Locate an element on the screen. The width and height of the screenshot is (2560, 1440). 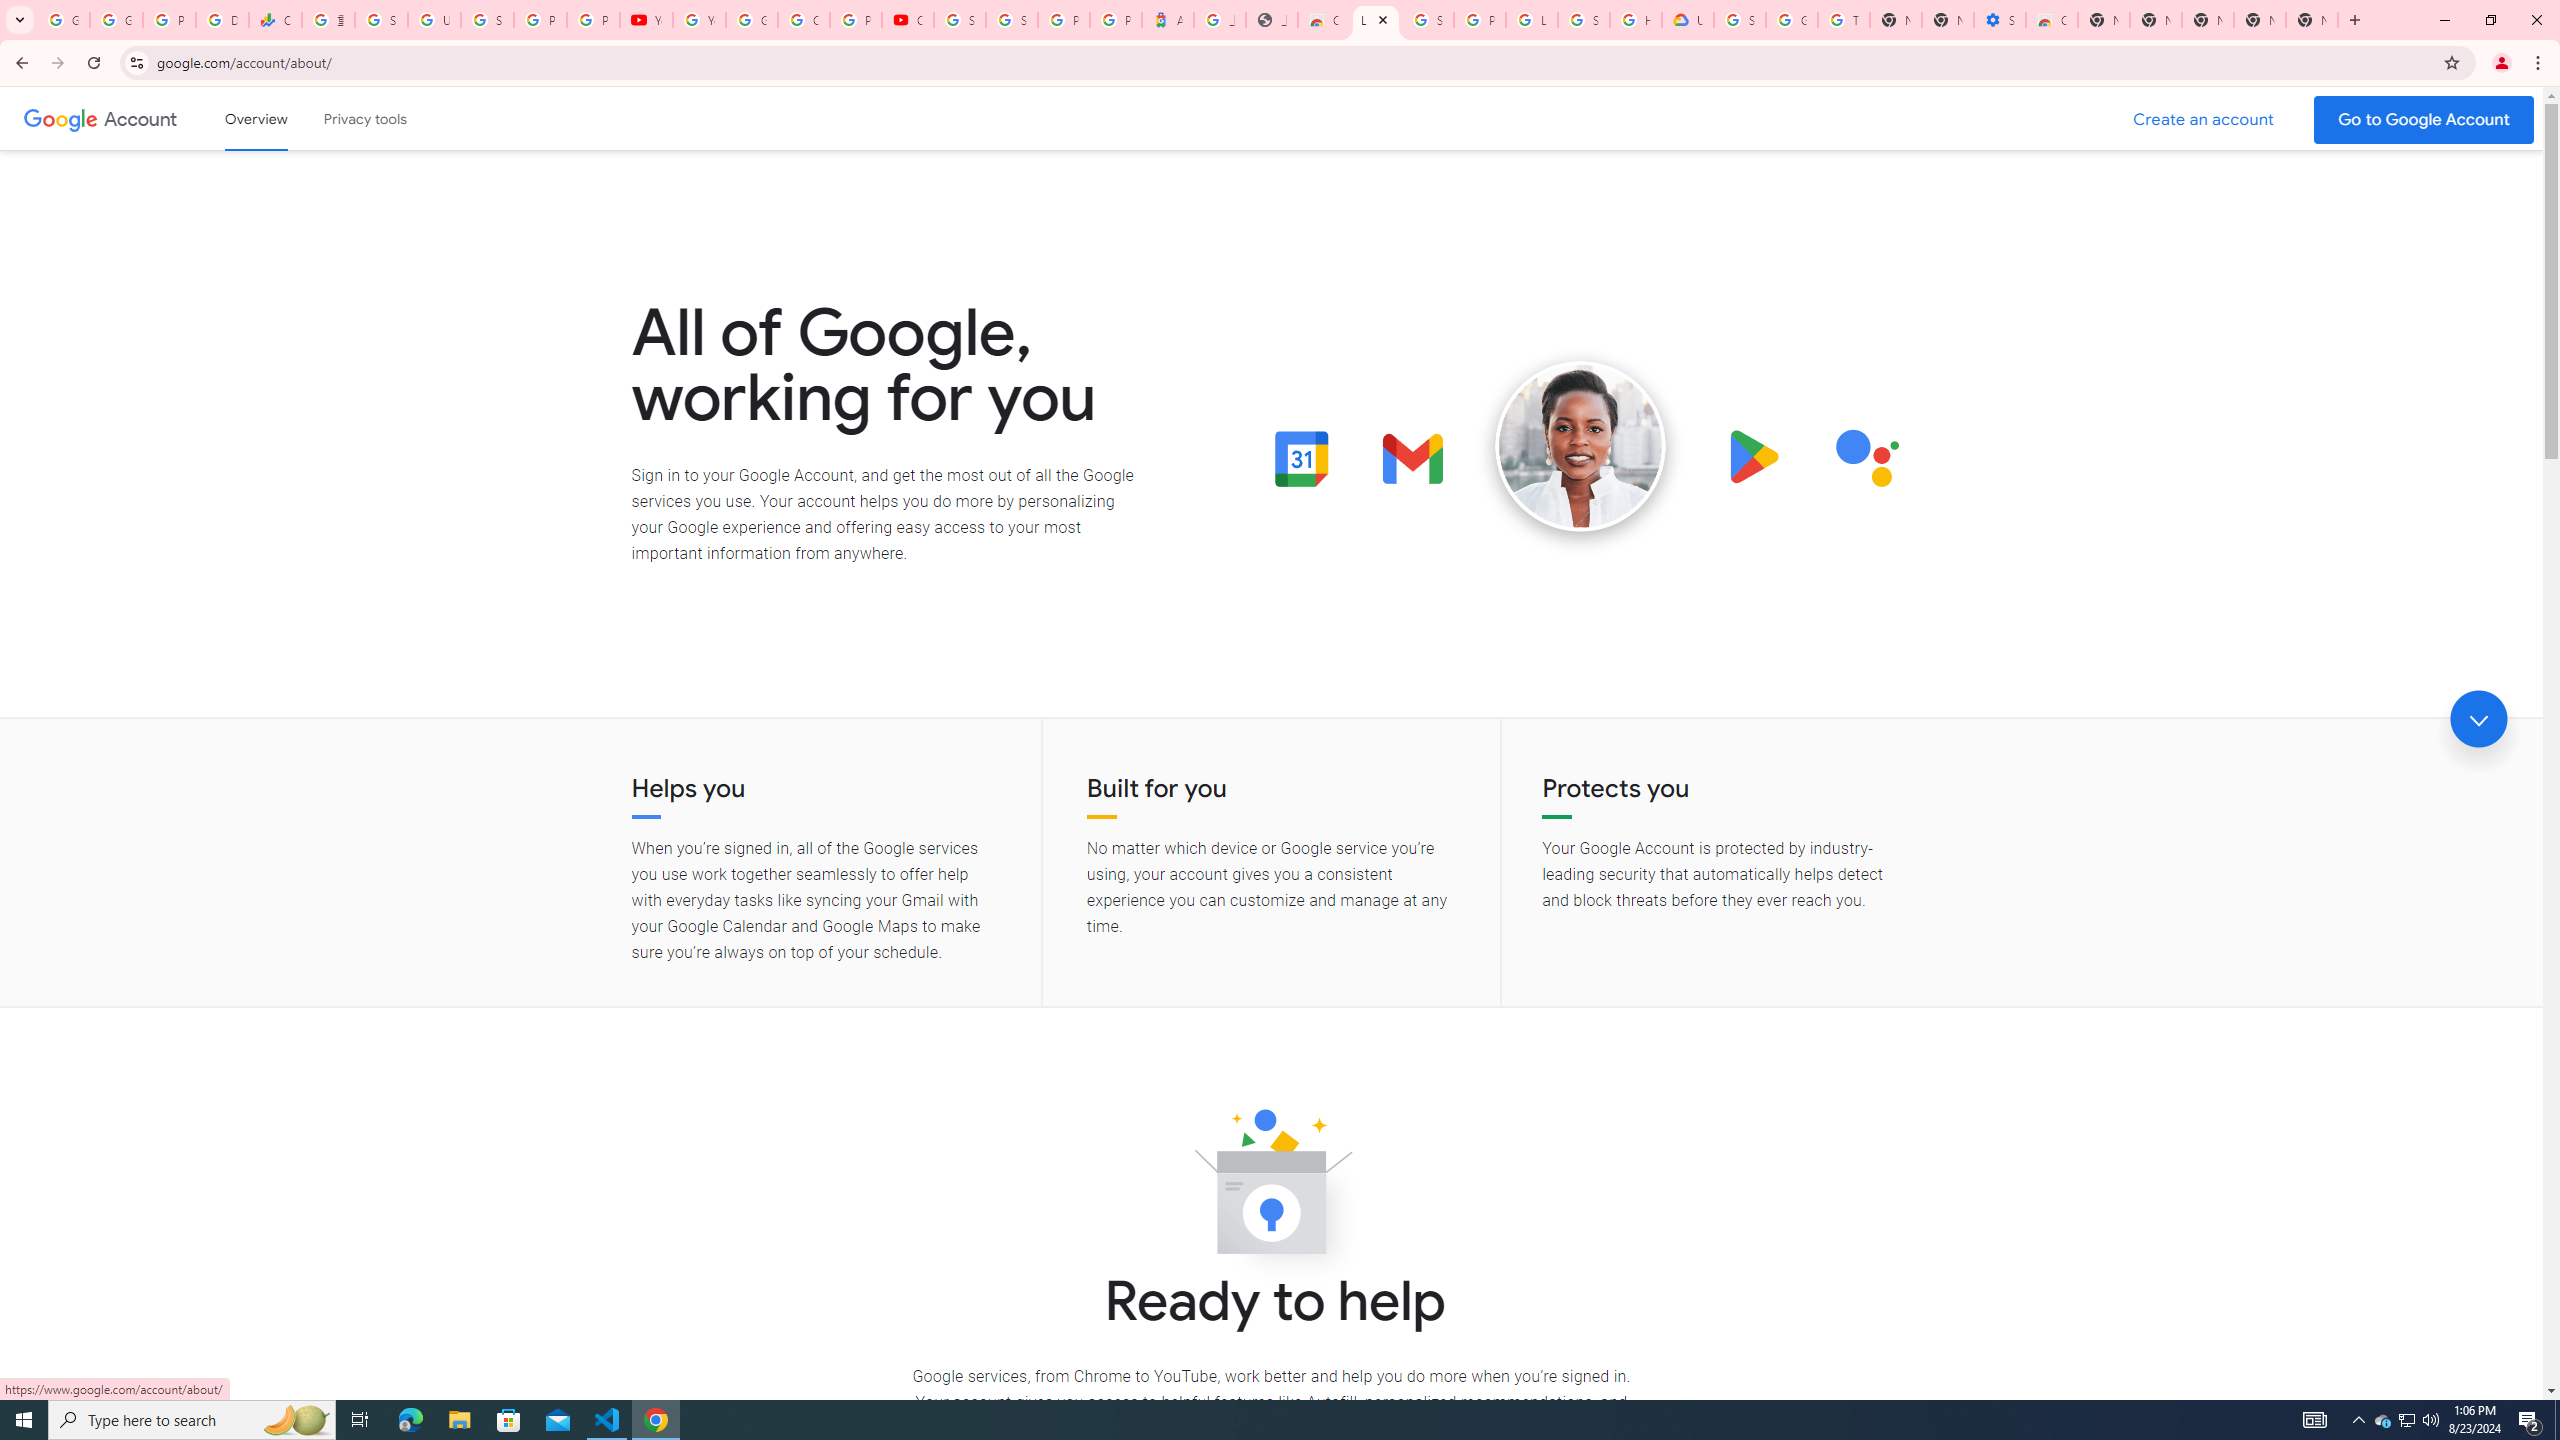
'Close' is located at coordinates (1382, 19).